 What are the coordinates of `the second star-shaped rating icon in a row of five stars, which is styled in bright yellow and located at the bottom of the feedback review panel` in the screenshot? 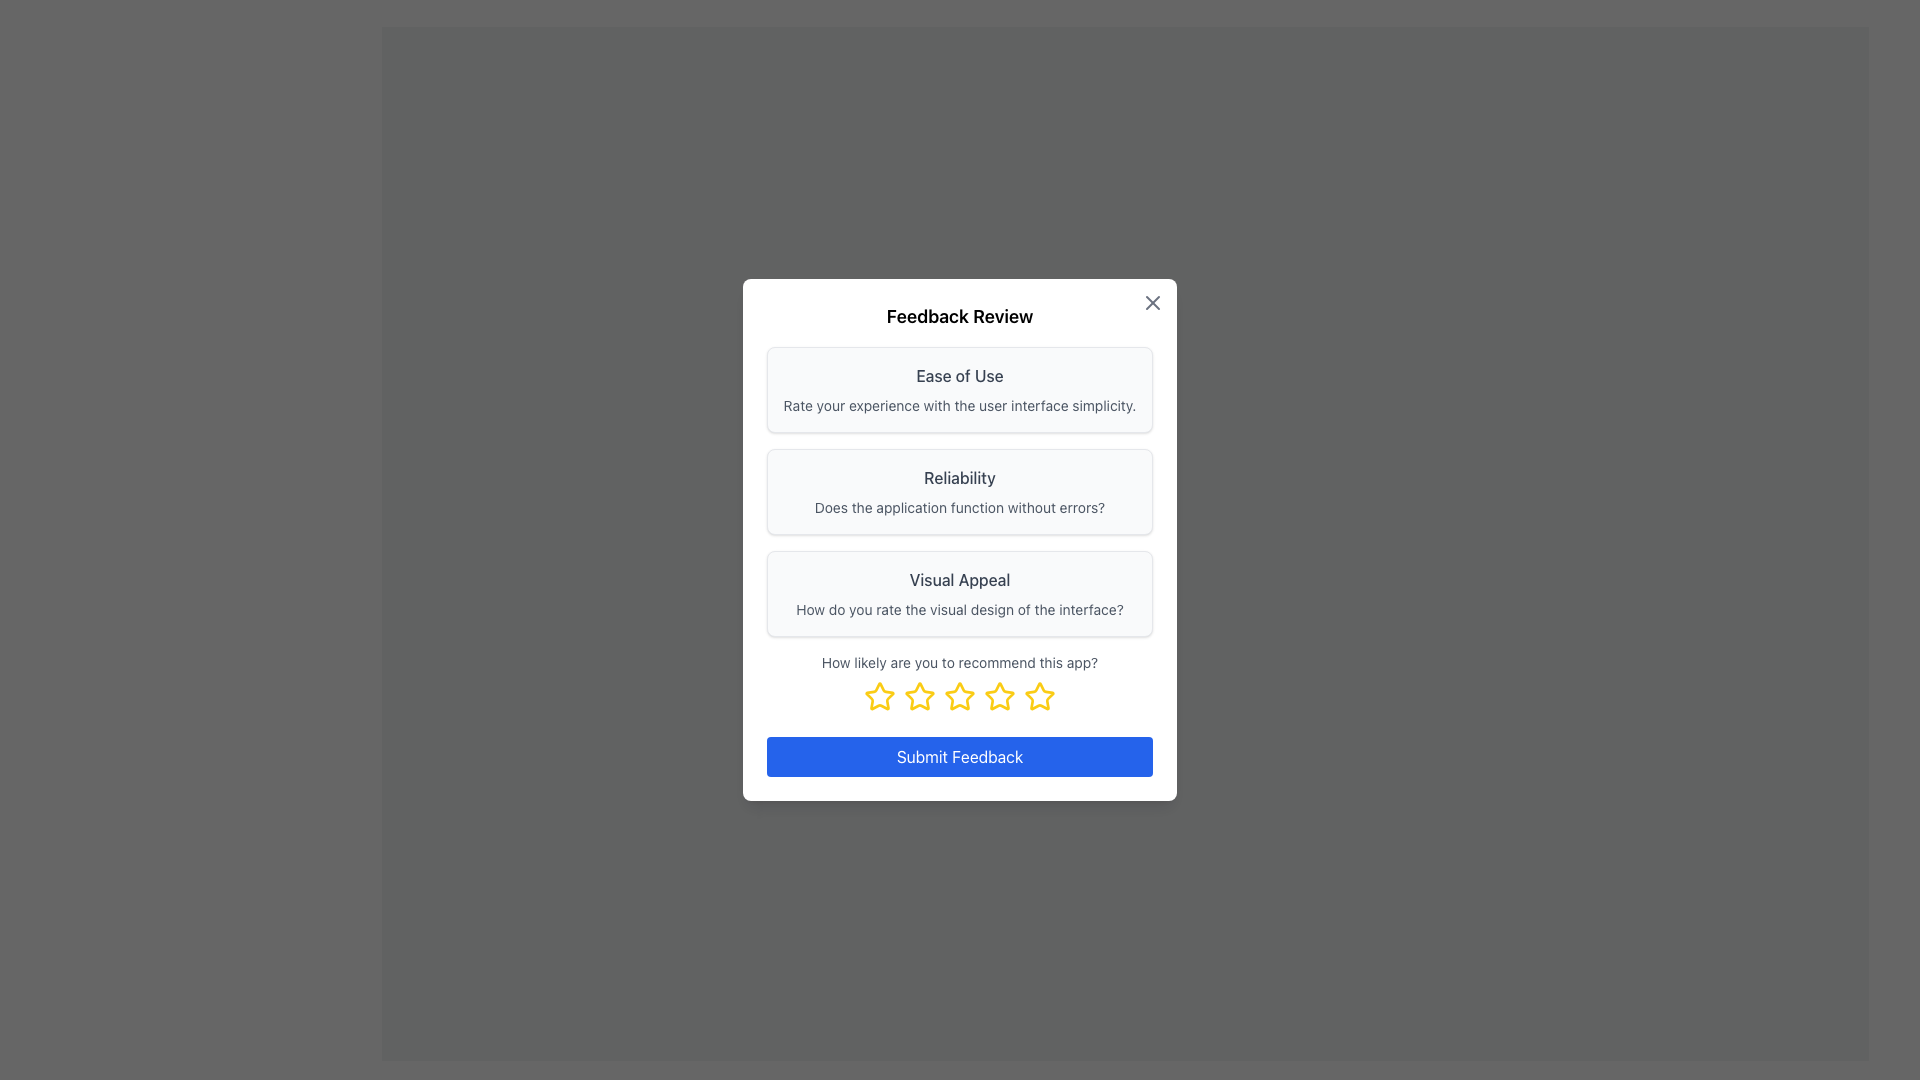 It's located at (919, 696).